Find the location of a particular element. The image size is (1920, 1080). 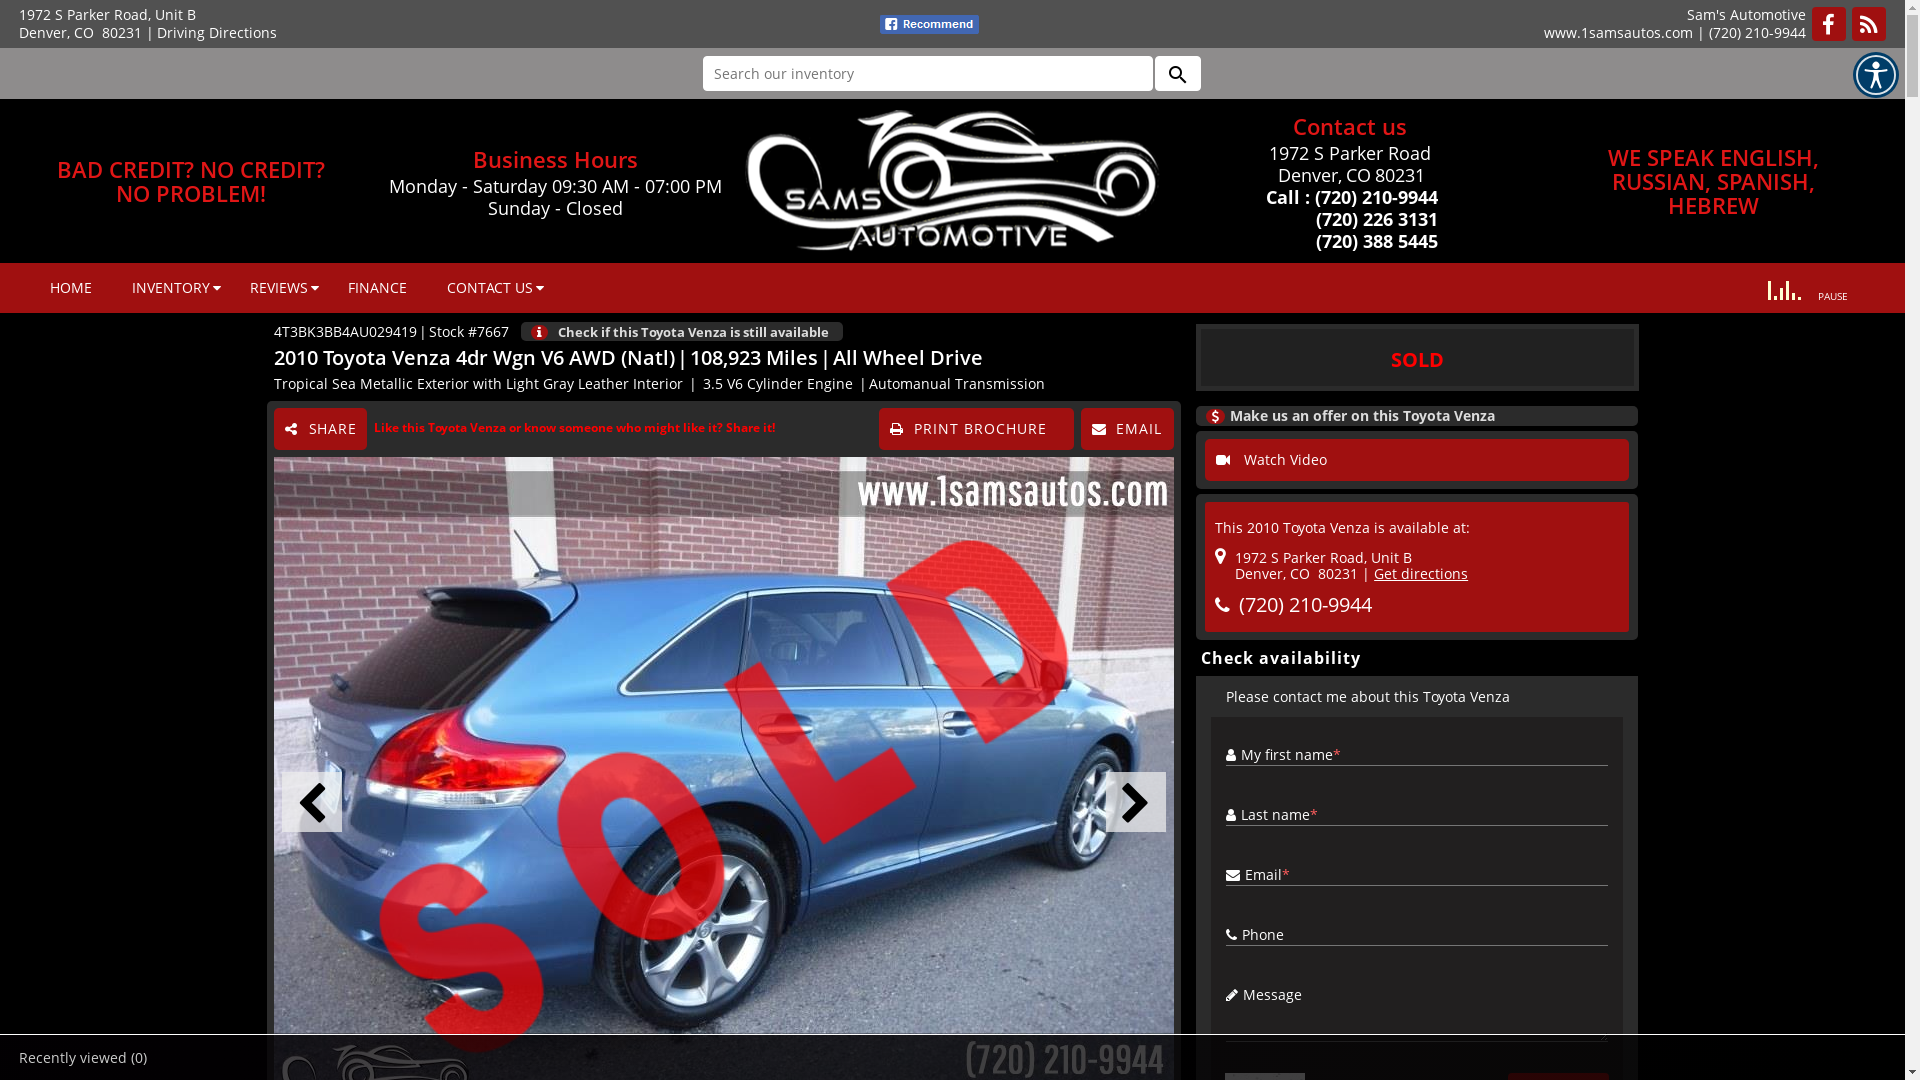

'(720) 210-9944' is located at coordinates (1305, 603).